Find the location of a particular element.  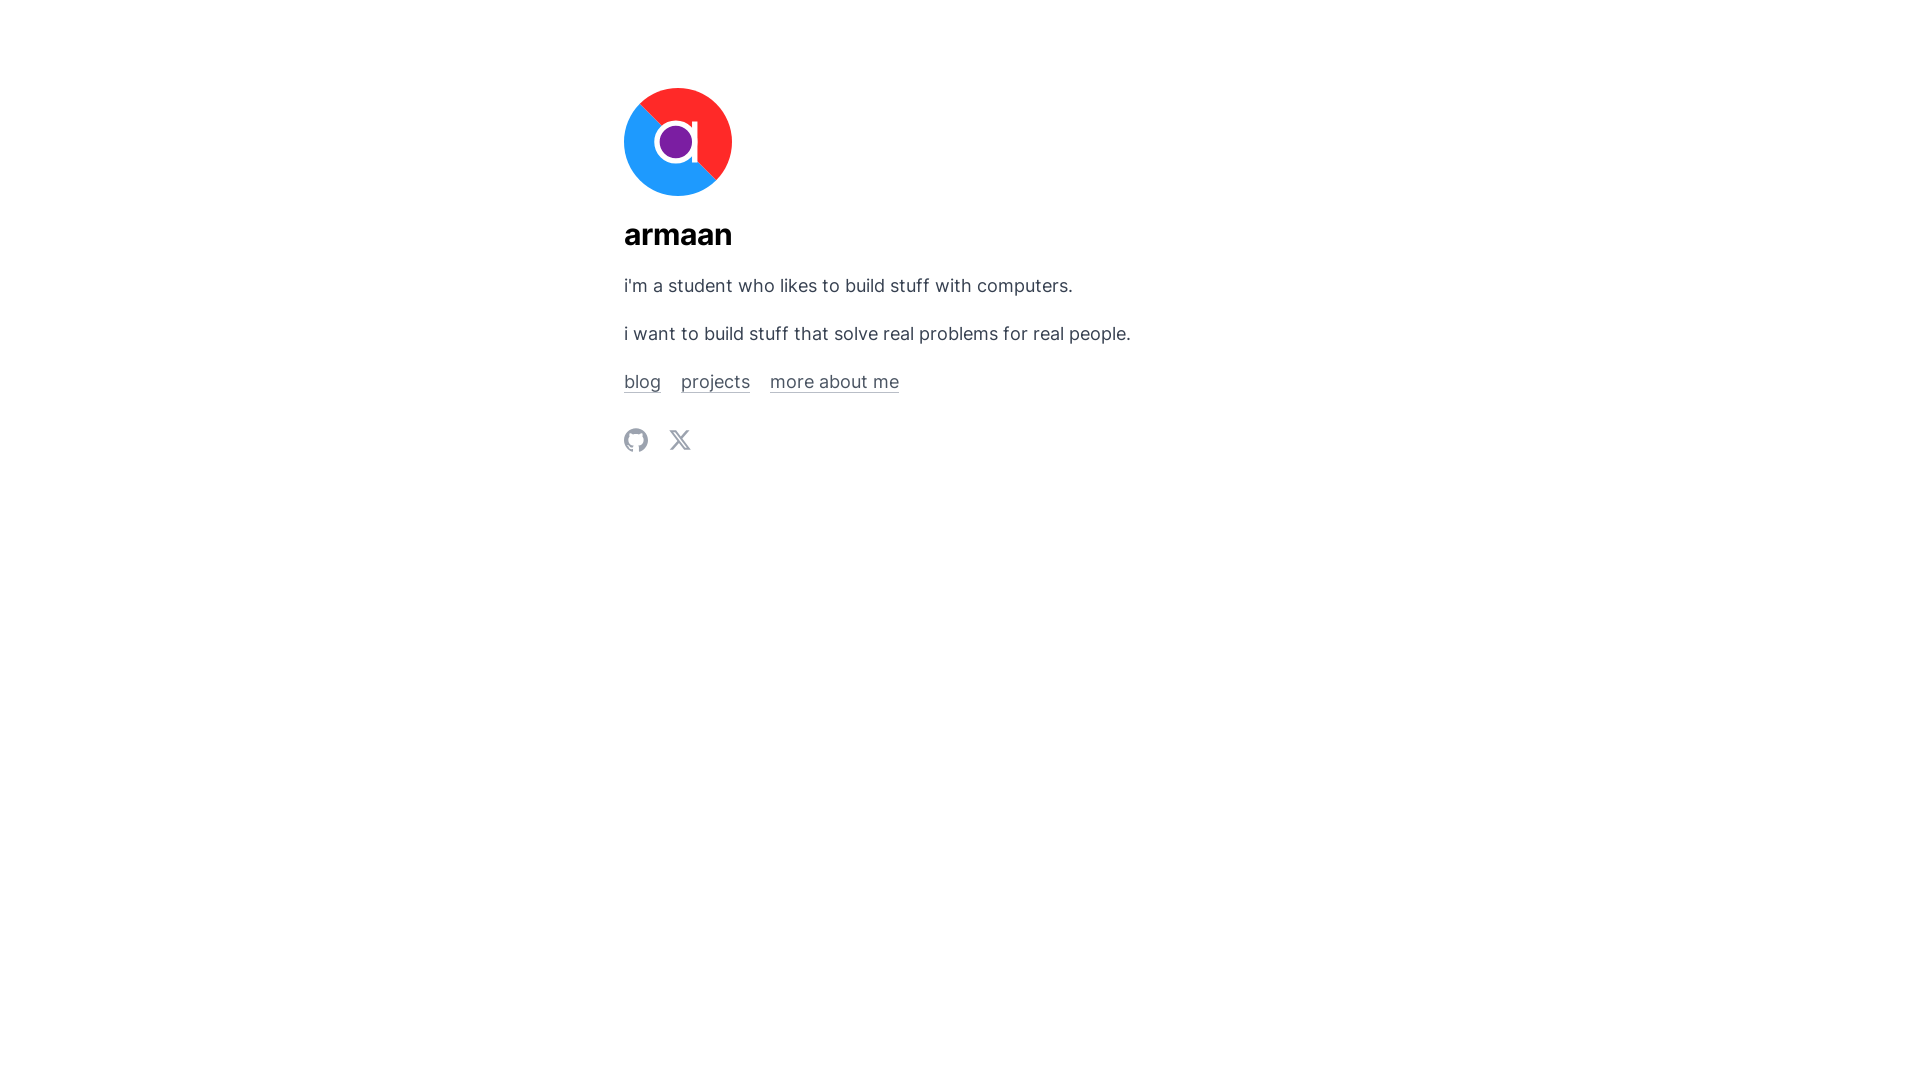

'blog' is located at coordinates (623, 381).